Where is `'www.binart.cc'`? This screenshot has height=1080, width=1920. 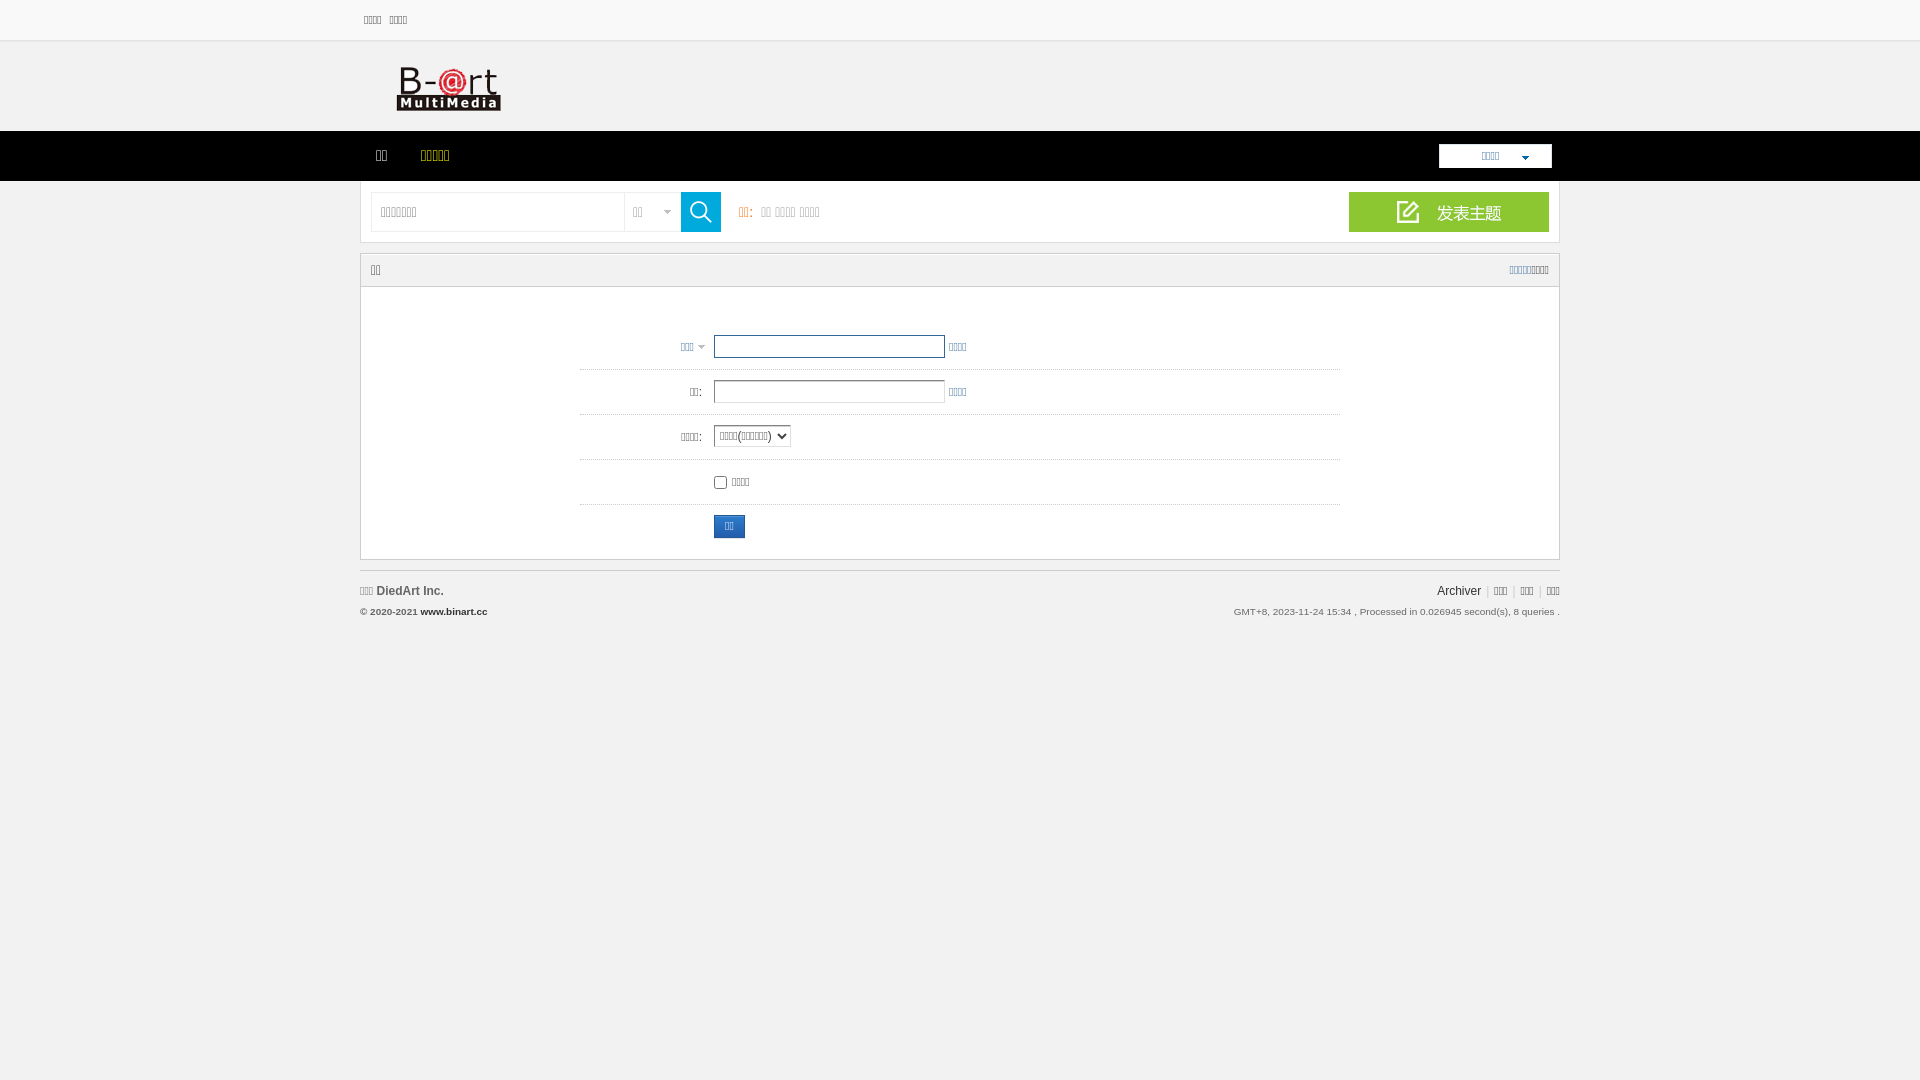 'www.binart.cc' is located at coordinates (452, 610).